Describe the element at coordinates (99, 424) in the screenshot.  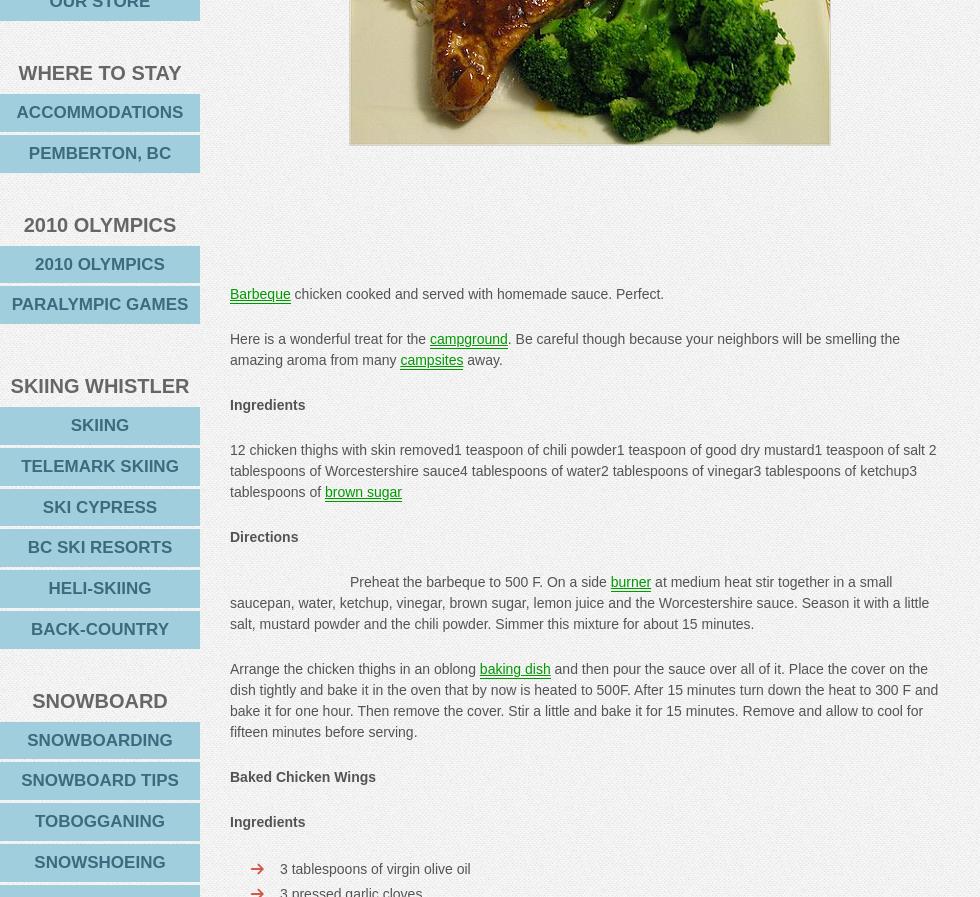
I see `'SKIING'` at that location.